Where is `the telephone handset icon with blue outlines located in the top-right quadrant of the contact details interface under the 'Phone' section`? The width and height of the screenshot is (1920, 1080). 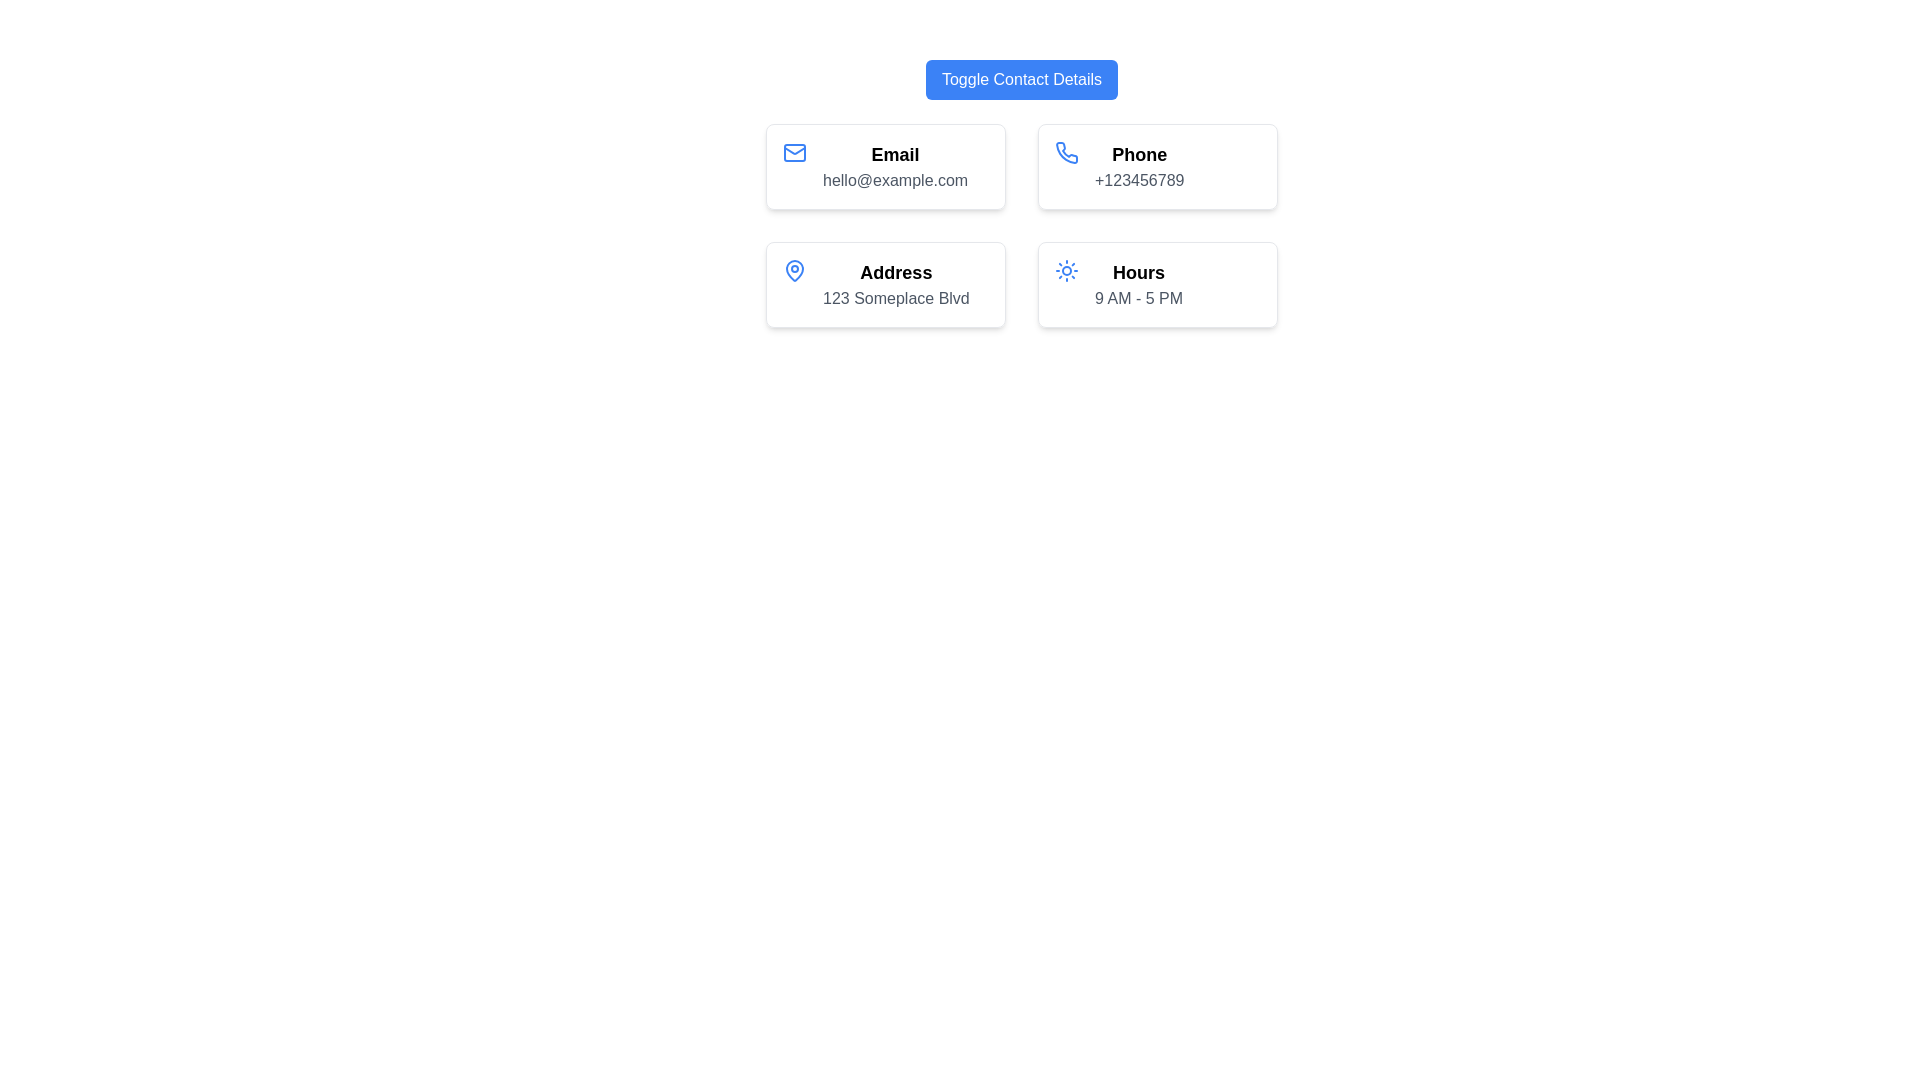 the telephone handset icon with blue outlines located in the top-right quadrant of the contact details interface under the 'Phone' section is located at coordinates (1065, 152).